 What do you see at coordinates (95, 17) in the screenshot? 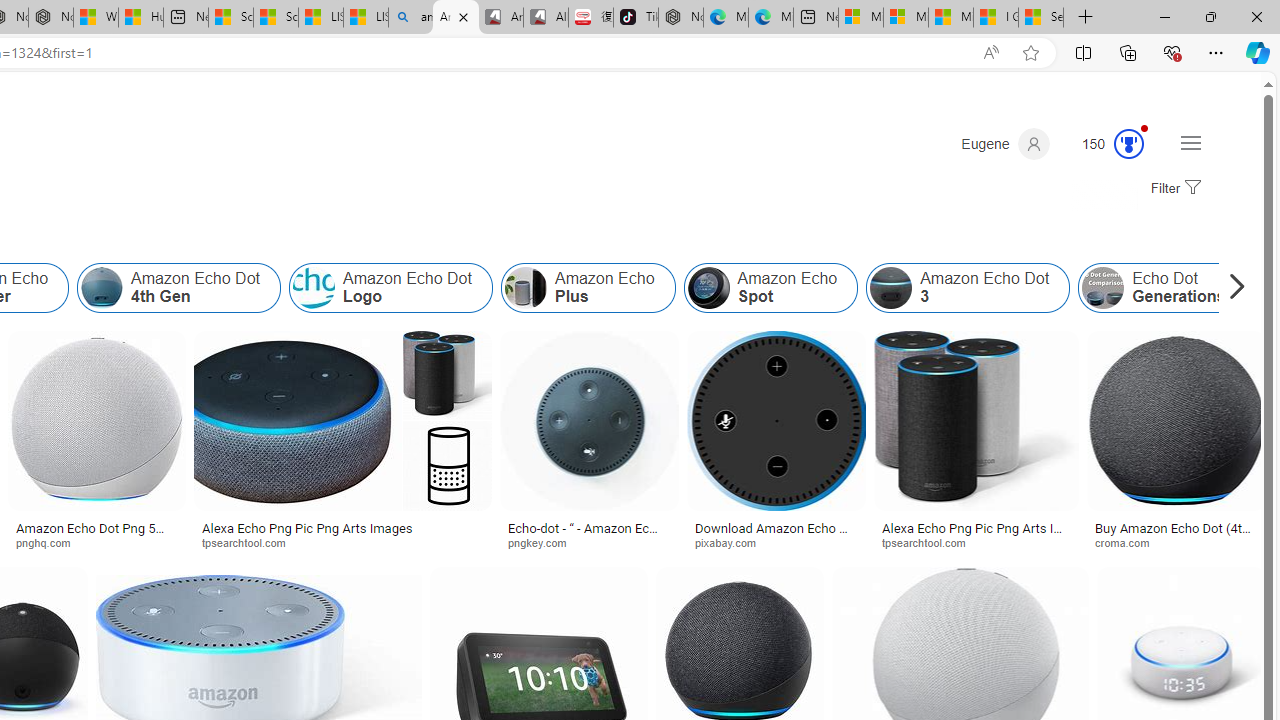
I see `'Wildlife - MSN'` at bounding box center [95, 17].